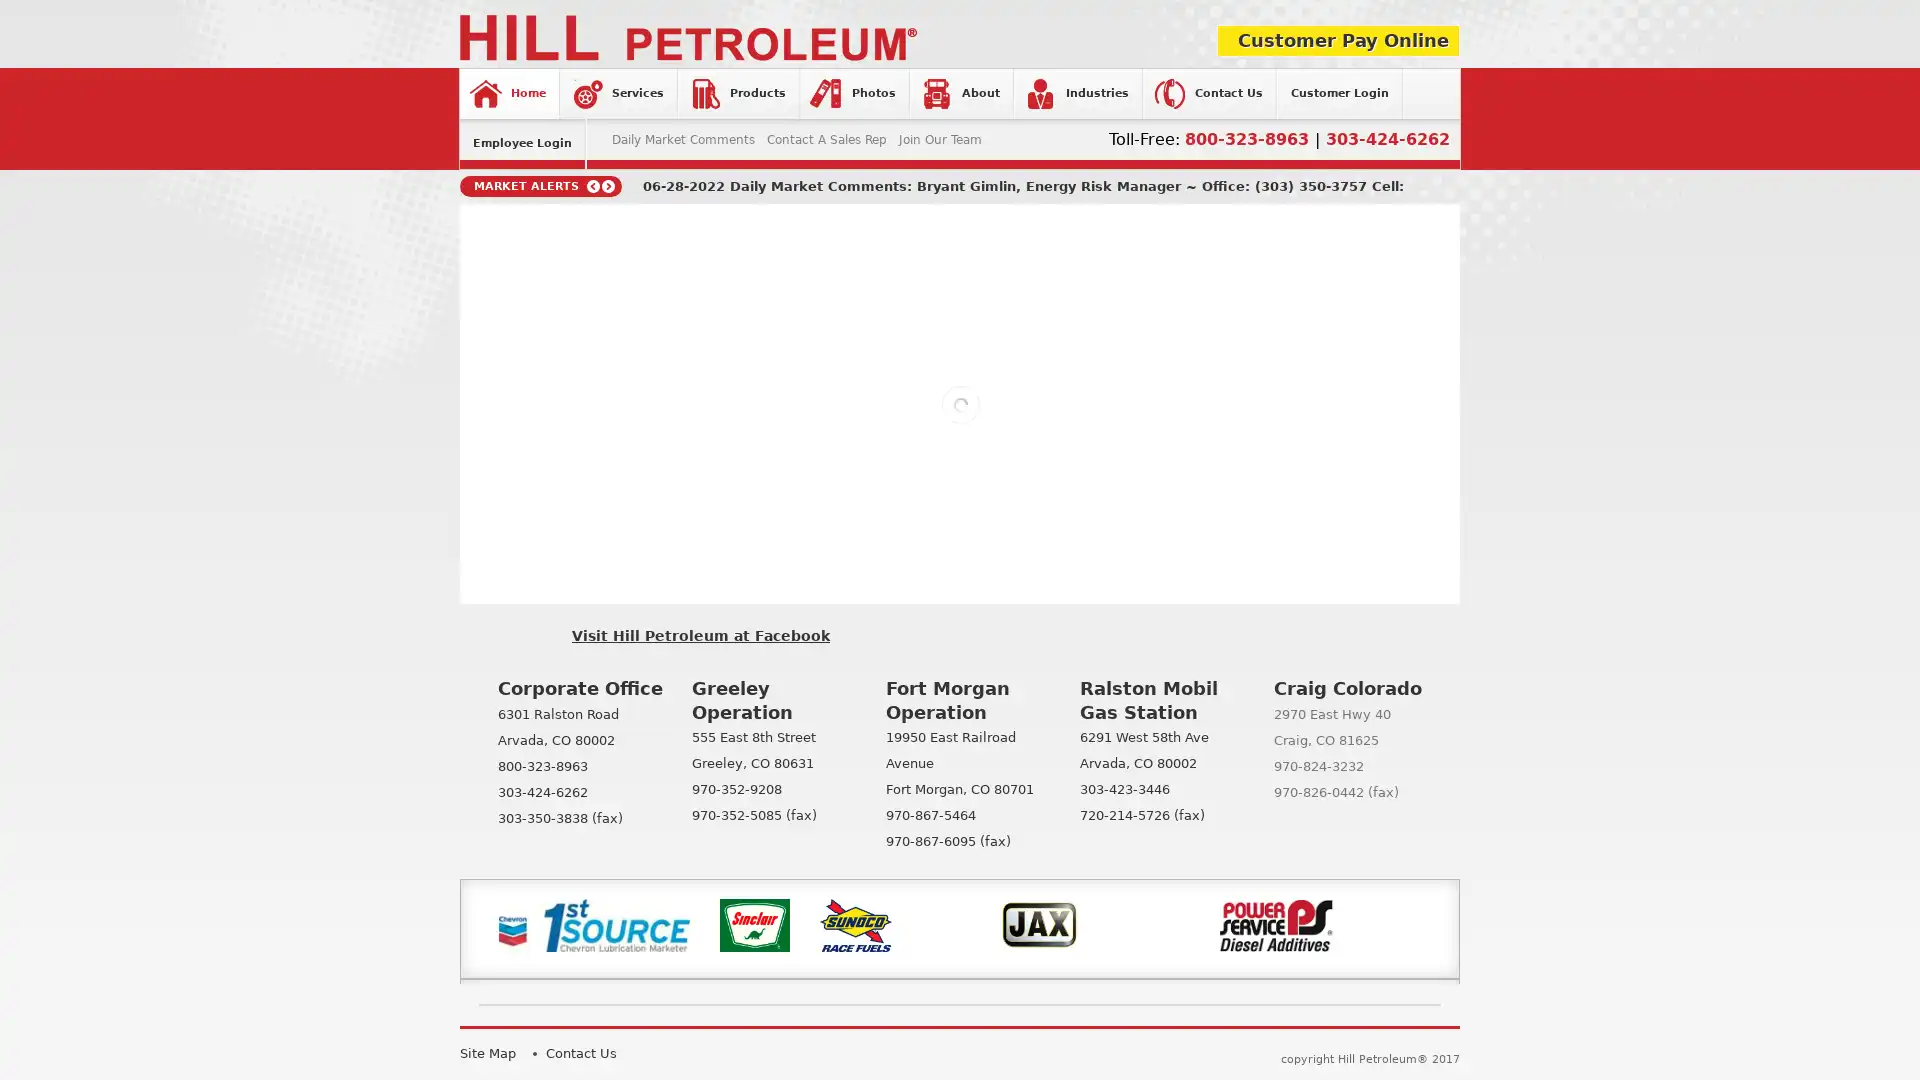 This screenshot has width=1920, height=1080. I want to click on Login, so click(828, 363).